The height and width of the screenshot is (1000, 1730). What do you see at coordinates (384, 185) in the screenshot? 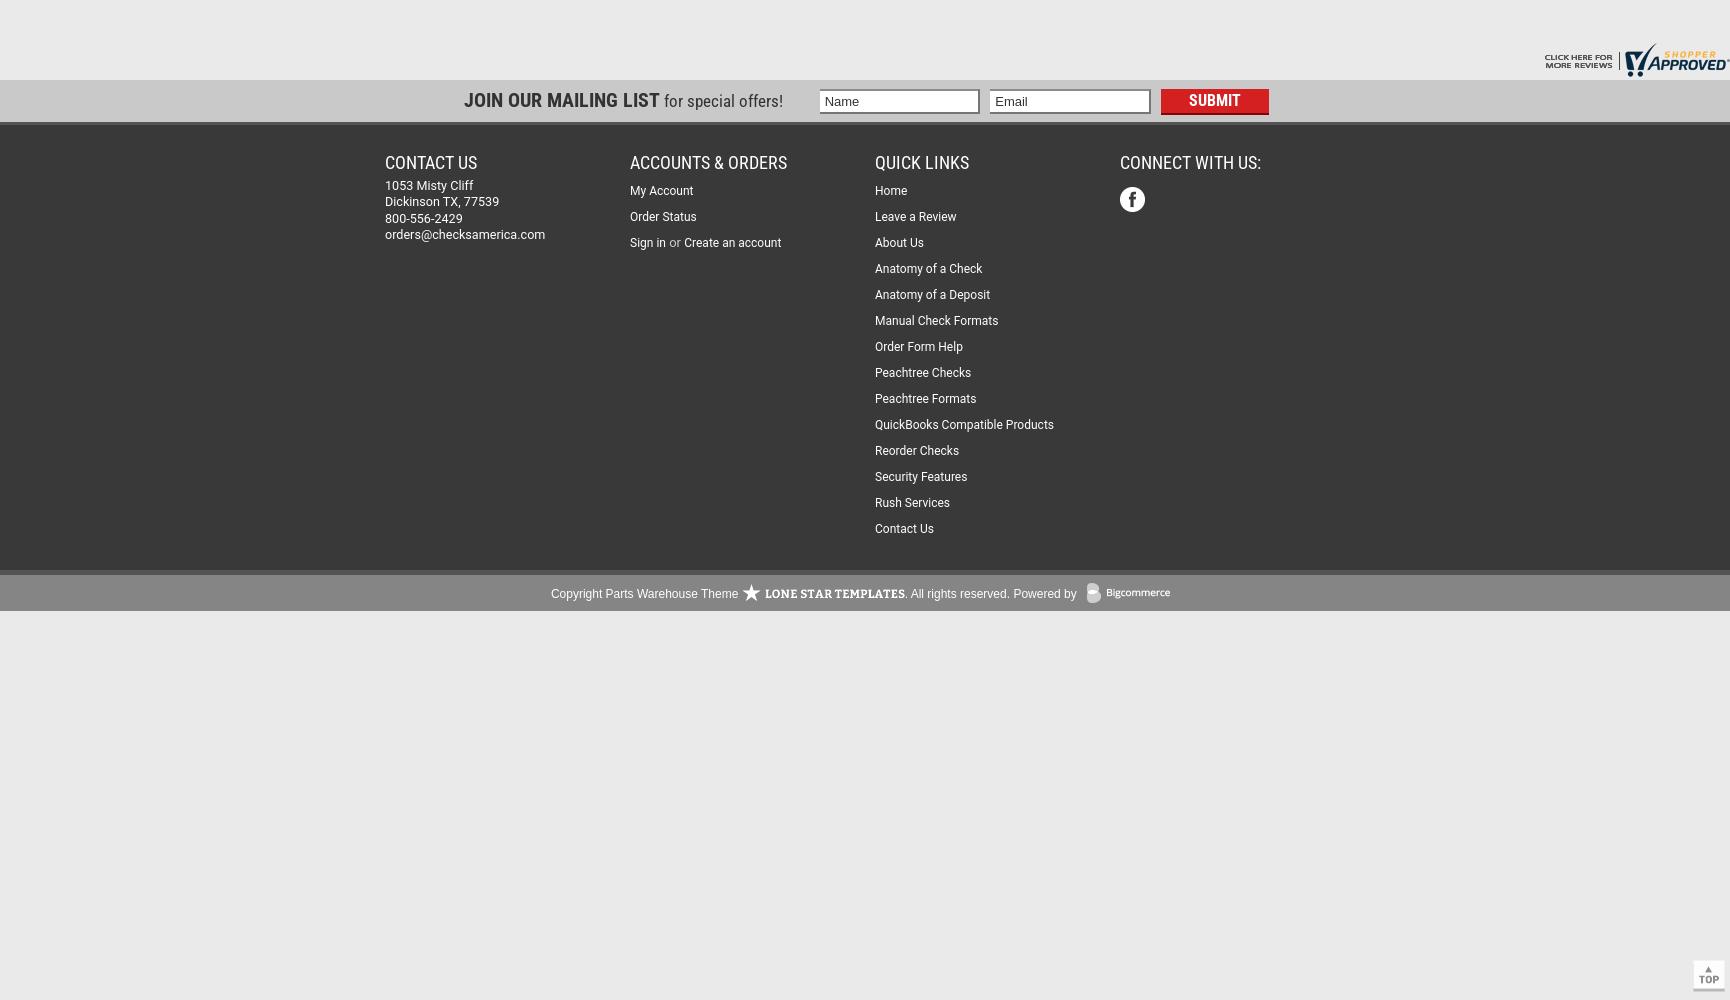
I see `'1053 Misty Cliff'` at bounding box center [384, 185].